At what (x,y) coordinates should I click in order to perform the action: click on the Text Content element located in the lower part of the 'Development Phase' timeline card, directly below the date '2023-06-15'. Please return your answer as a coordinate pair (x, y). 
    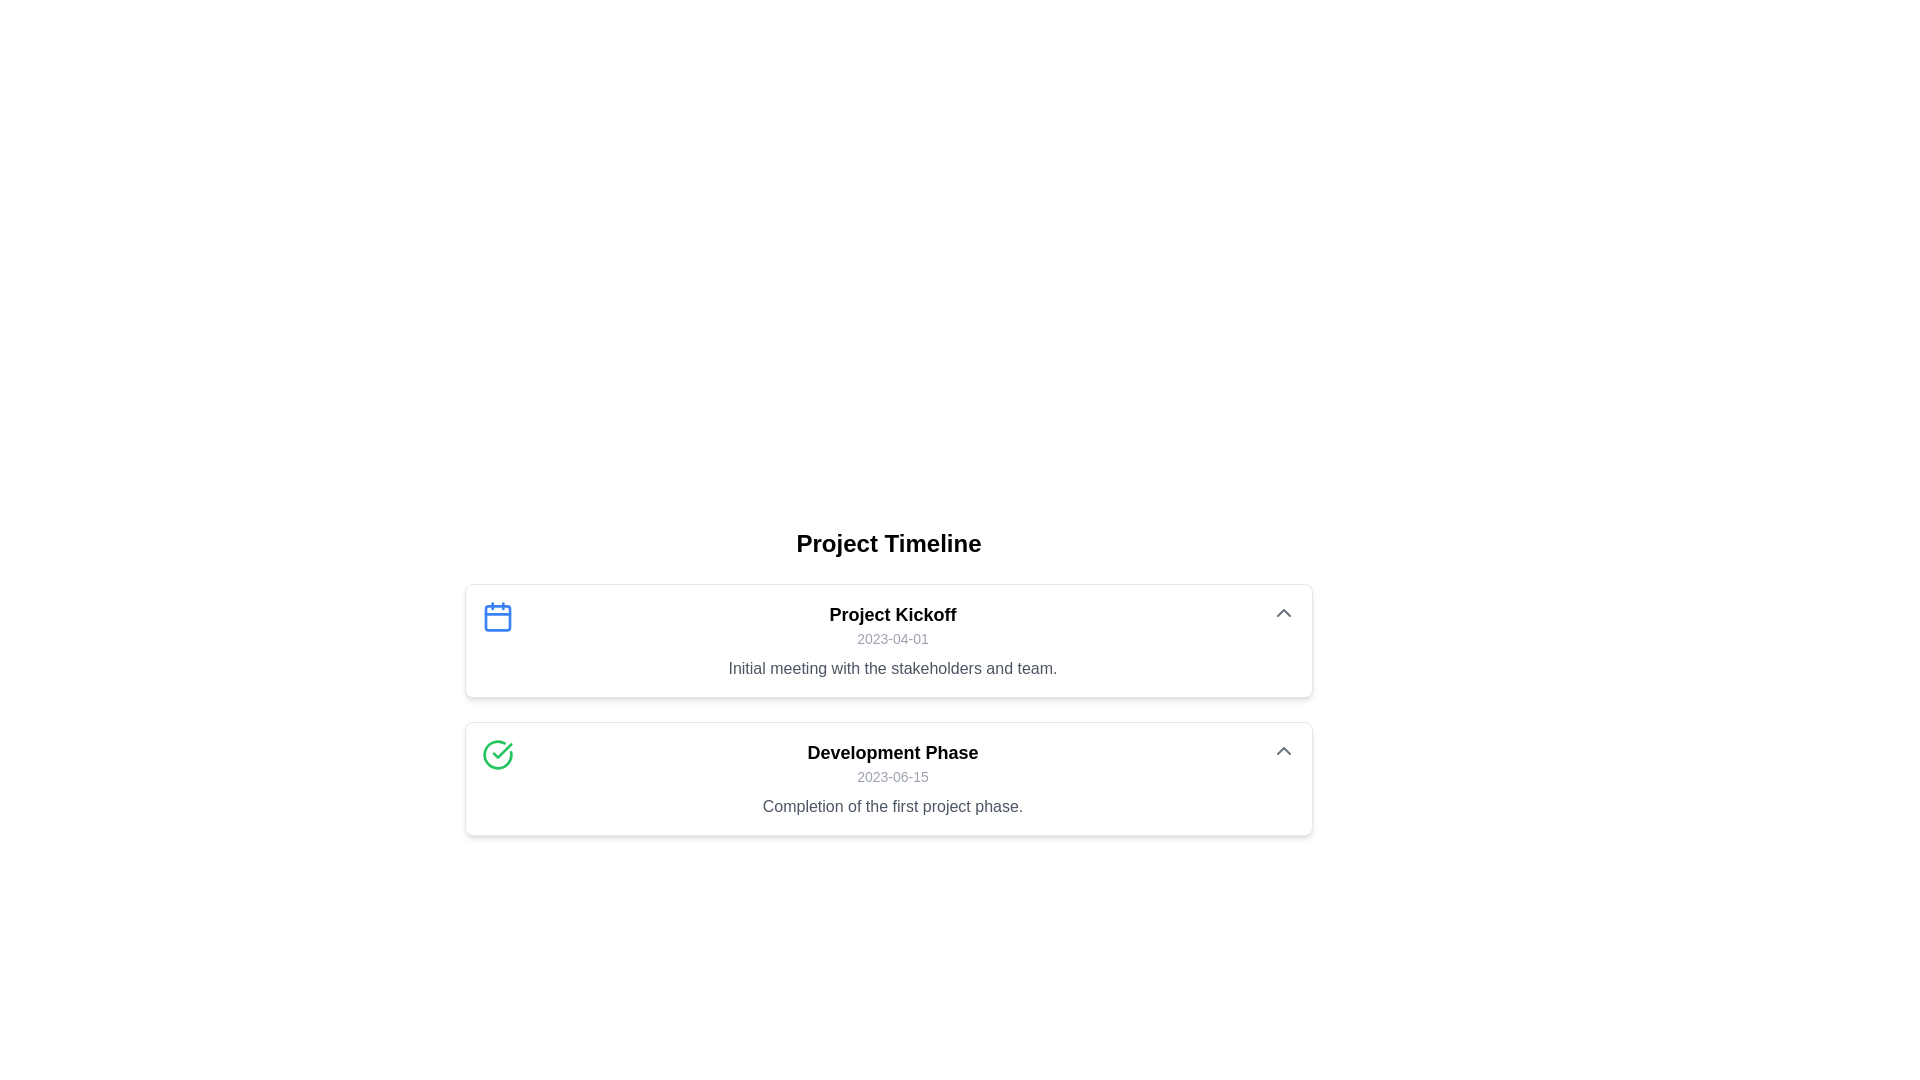
    Looking at the image, I should click on (891, 805).